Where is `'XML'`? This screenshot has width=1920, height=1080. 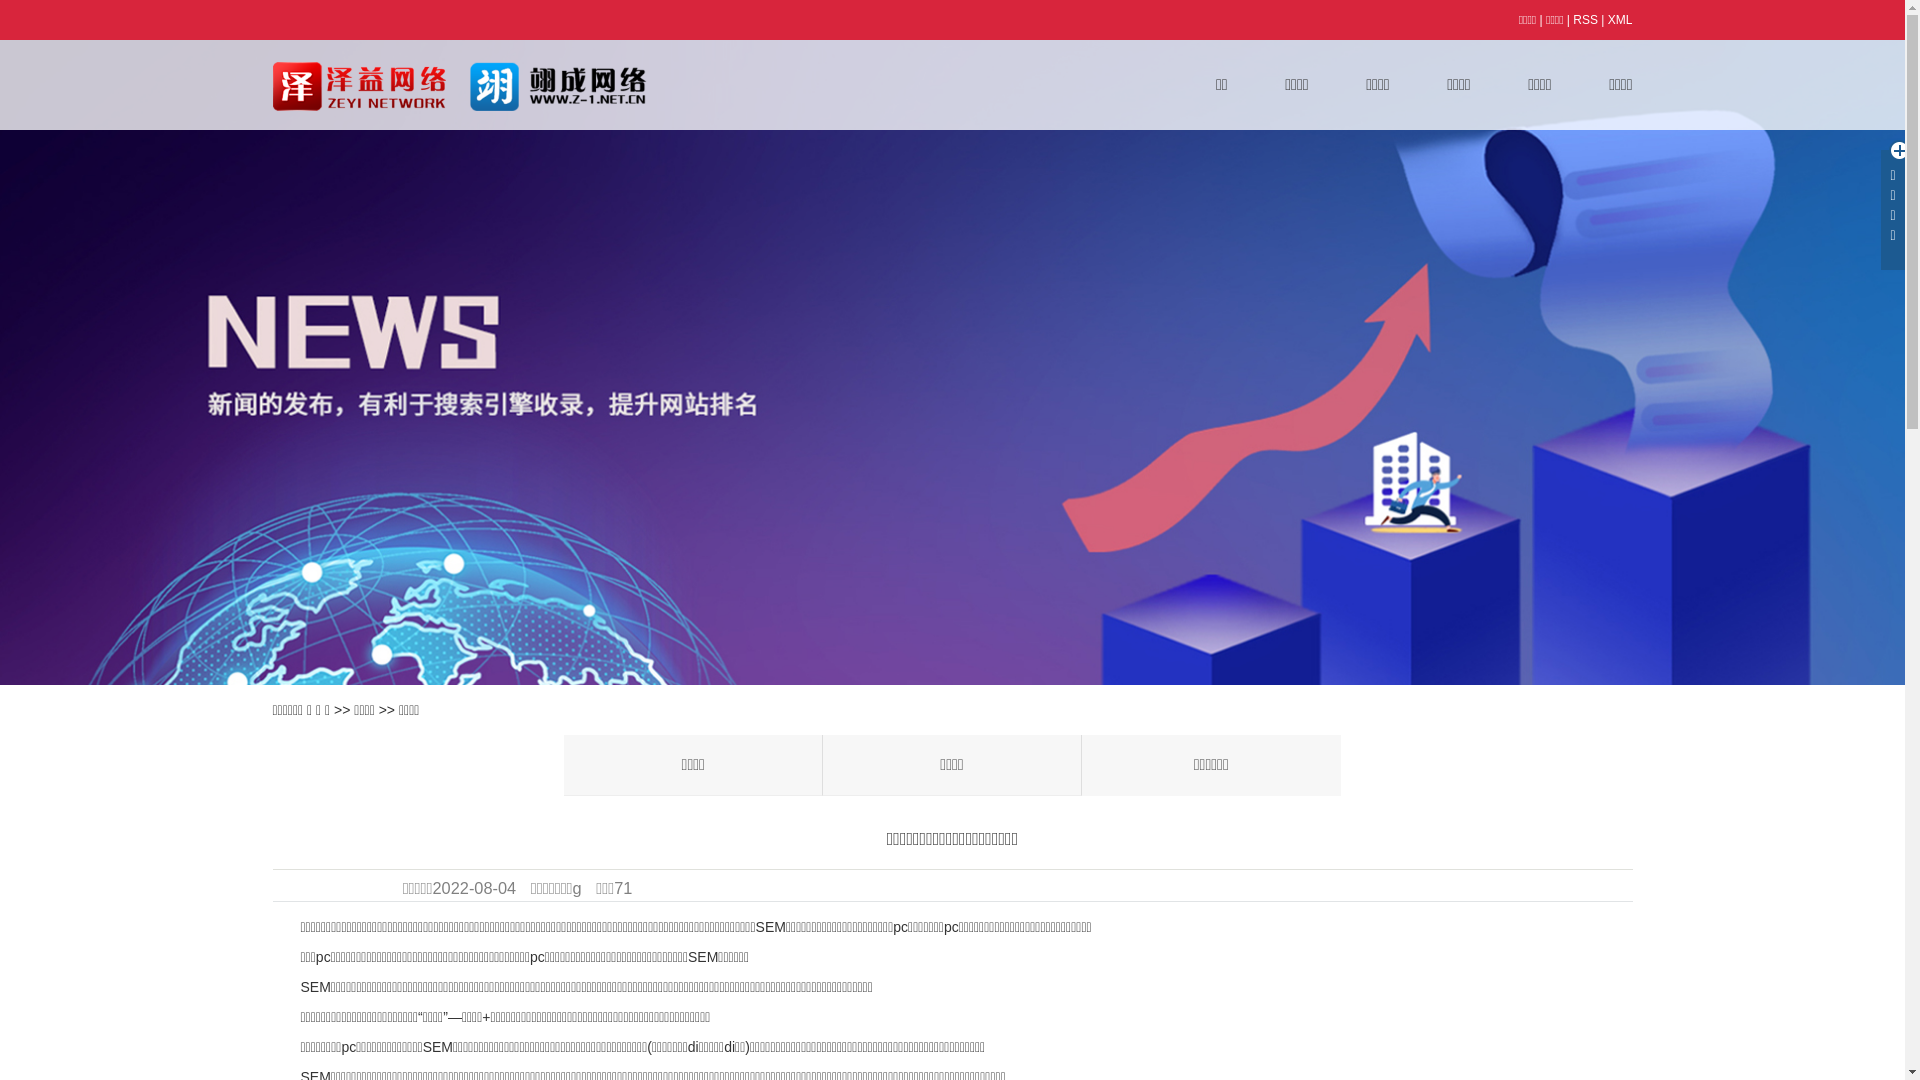
'XML' is located at coordinates (1608, 19).